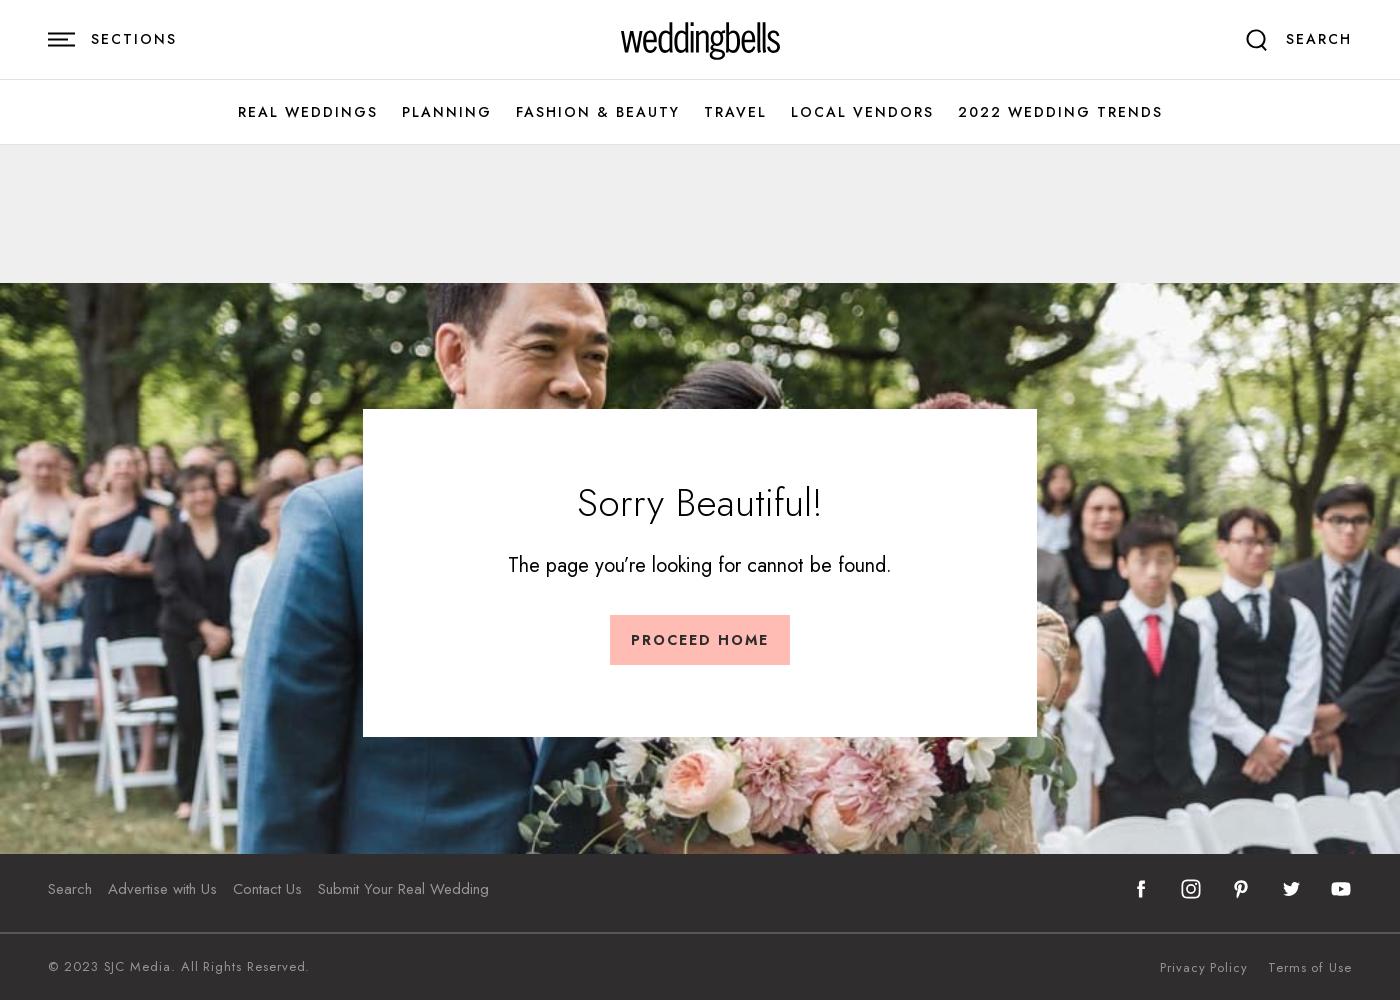 The height and width of the screenshot is (1000, 1400). Describe the element at coordinates (446, 111) in the screenshot. I see `'Planning'` at that location.